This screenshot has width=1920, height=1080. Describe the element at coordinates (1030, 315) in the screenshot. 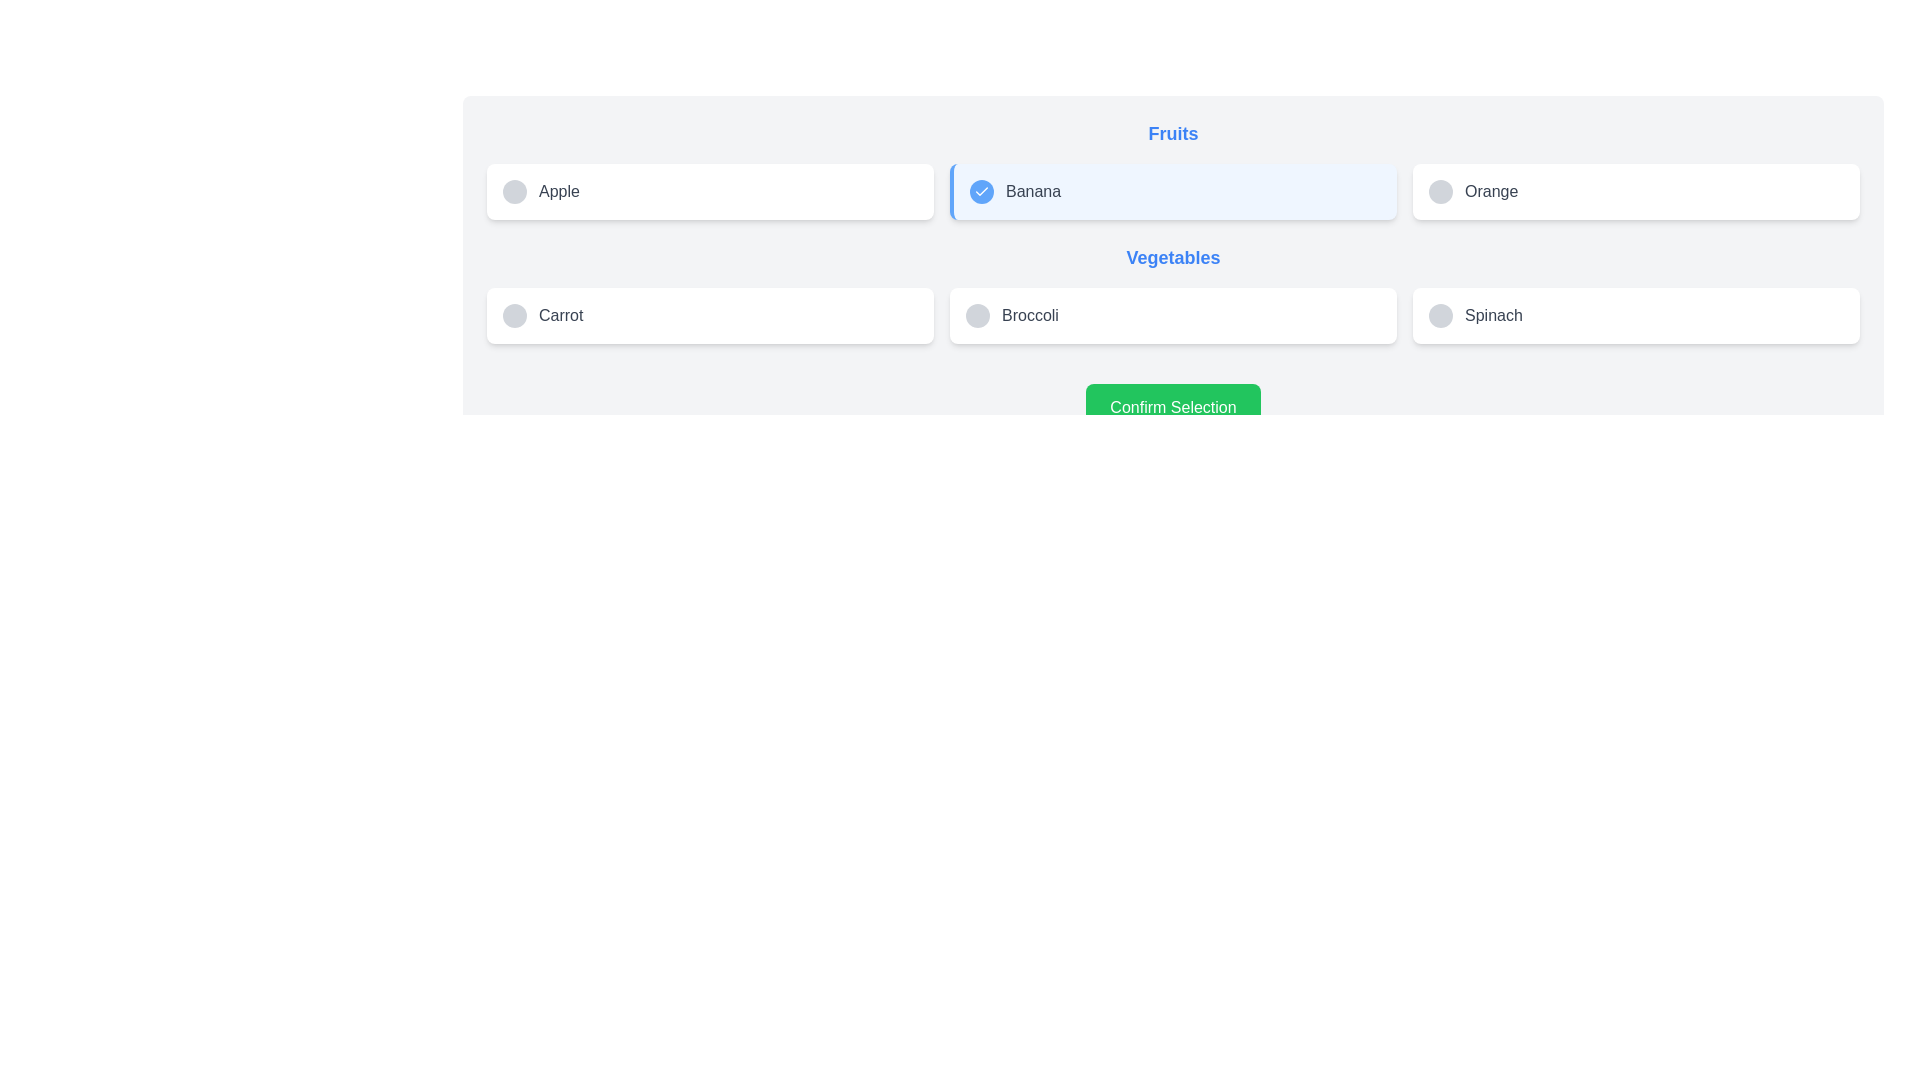

I see `the non-interactive text label that identifies the 'Broccoli' option in the 'Vegetables' category` at that location.